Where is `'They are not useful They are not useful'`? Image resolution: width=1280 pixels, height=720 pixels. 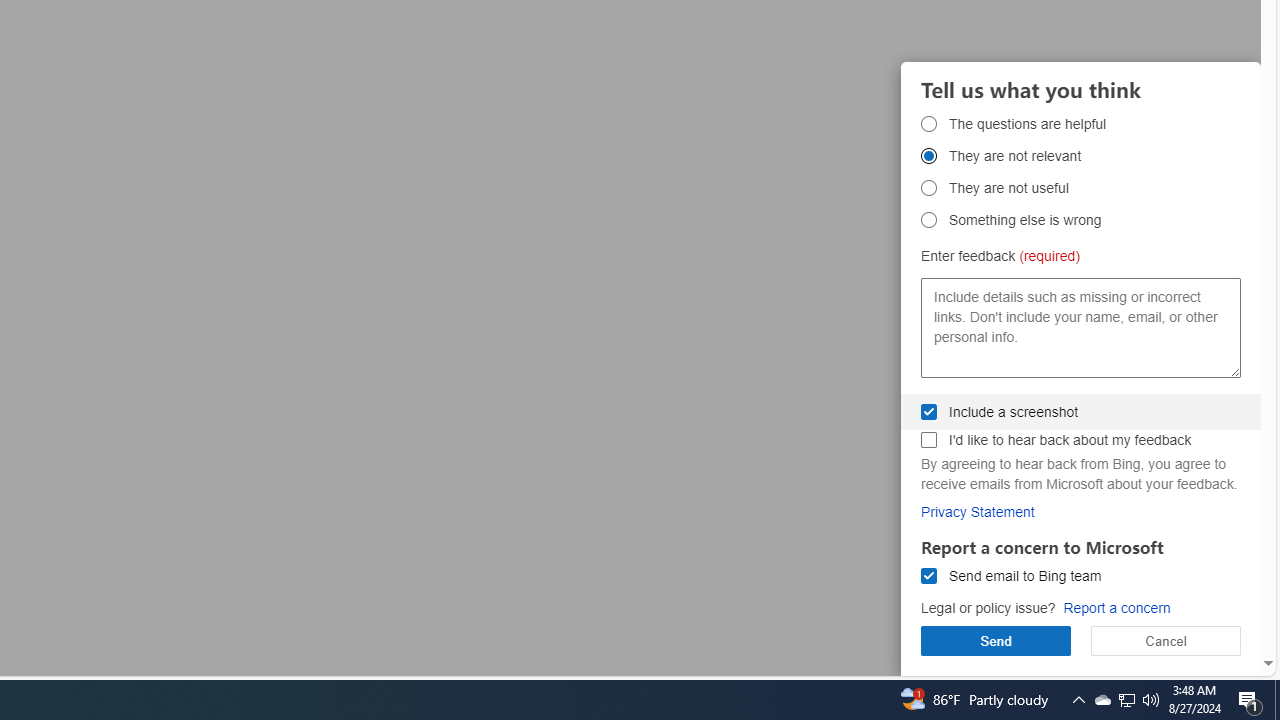 'They are not useful They are not useful' is located at coordinates (928, 187).